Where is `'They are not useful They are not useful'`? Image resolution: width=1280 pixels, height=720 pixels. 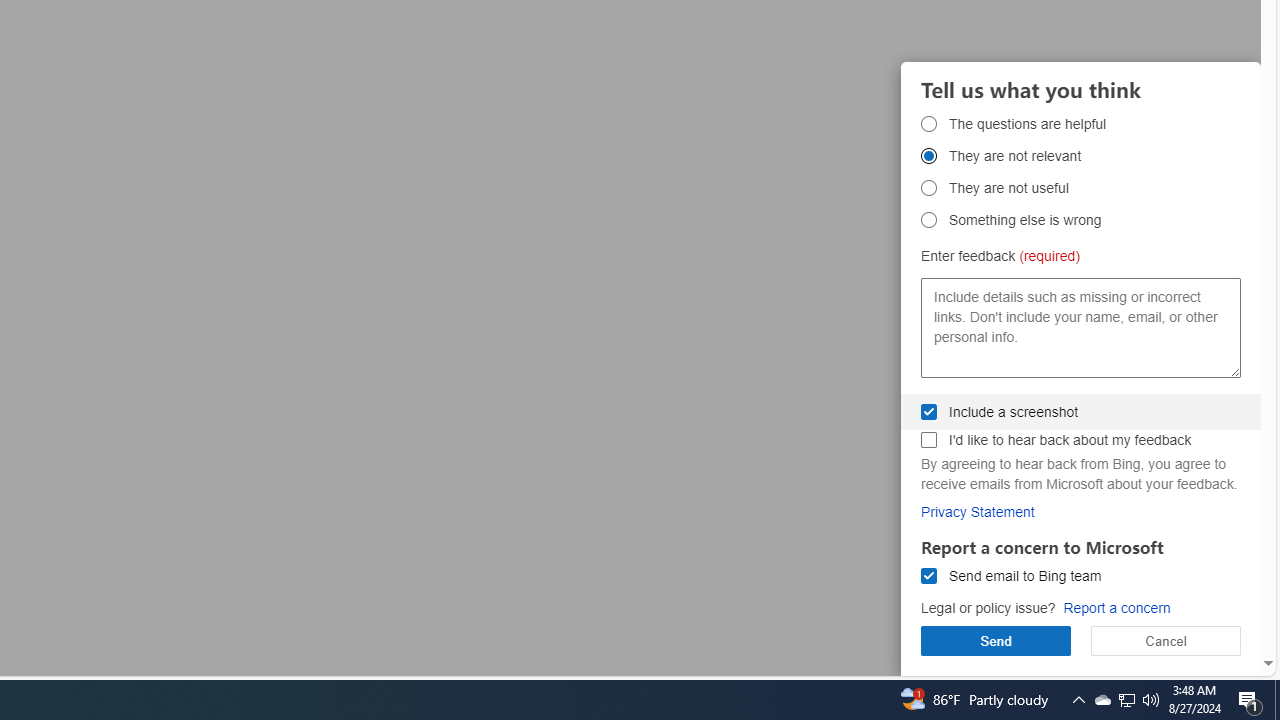 'They are not useful They are not useful' is located at coordinates (928, 187).